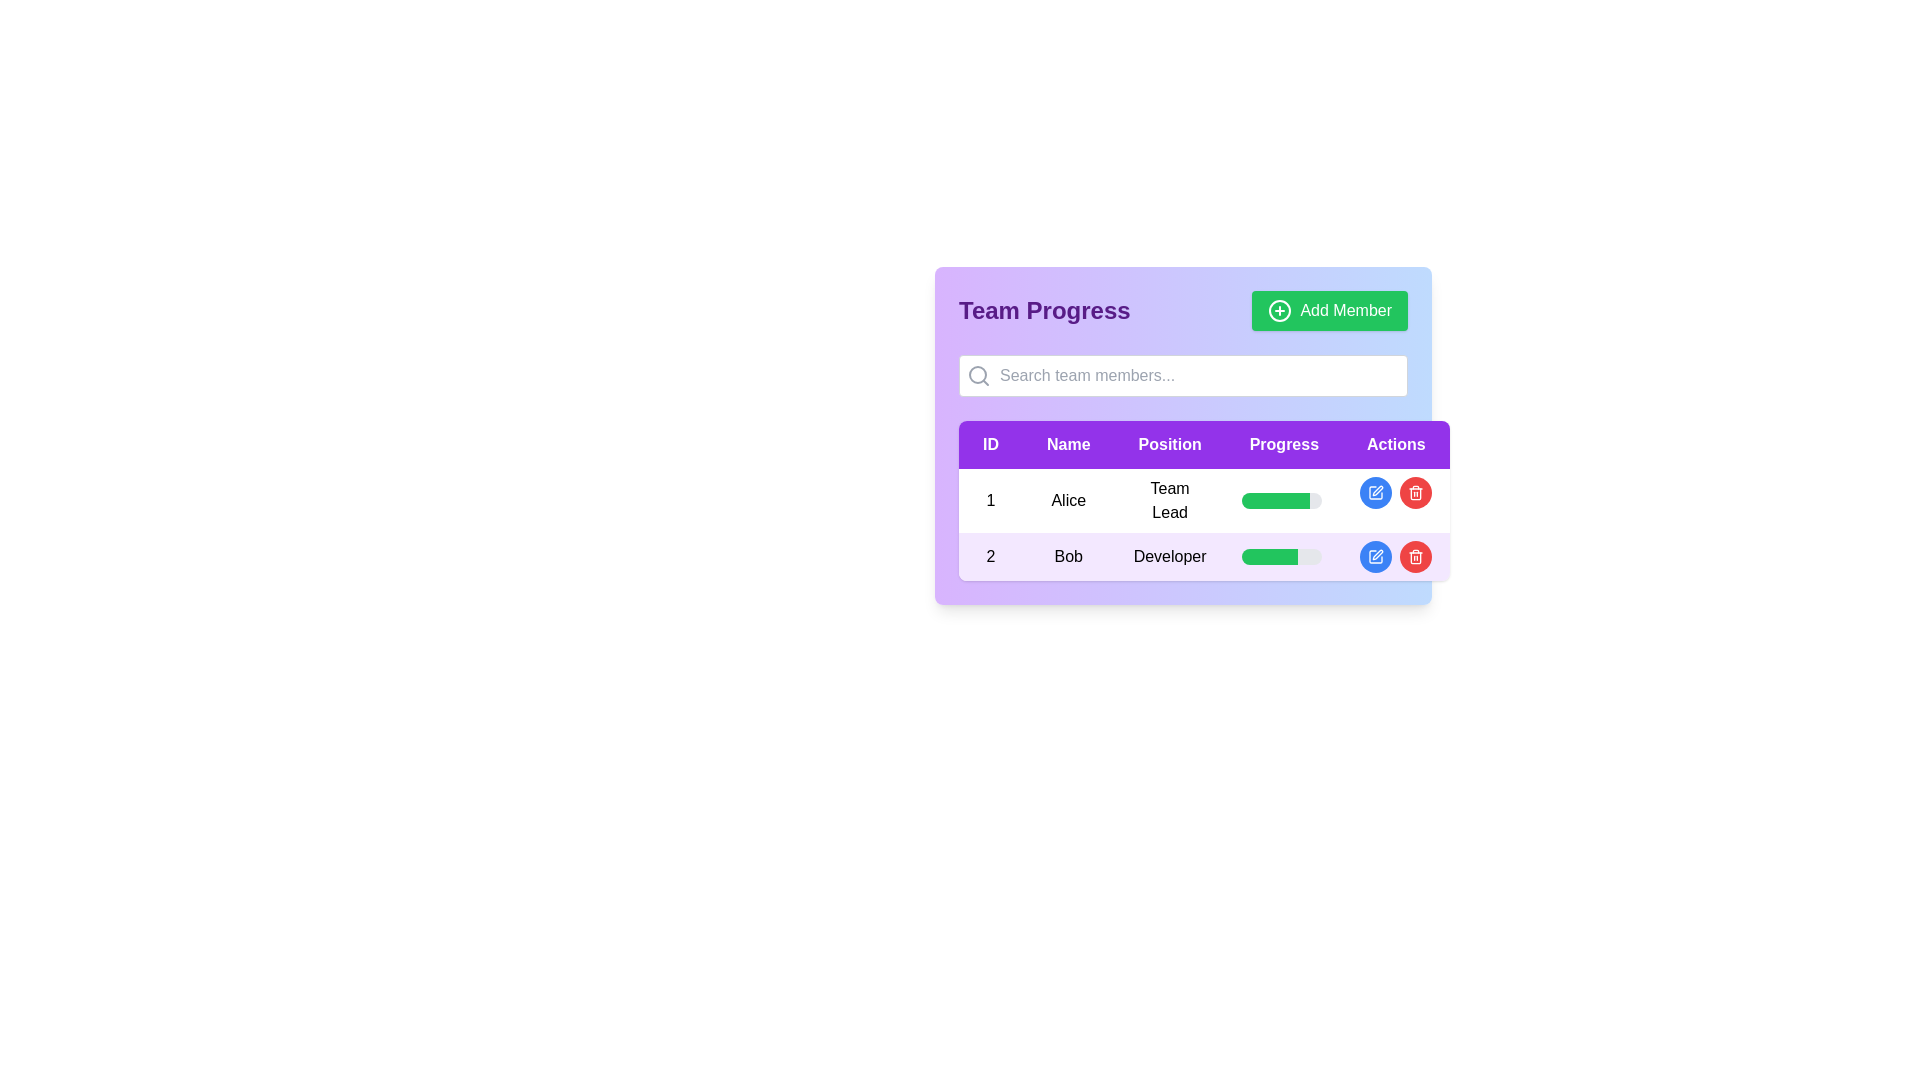 Image resolution: width=1920 pixels, height=1080 pixels. I want to click on the horizontal progress bar indicating the progress of the Team Lead in the first row of the table, so click(1281, 500).